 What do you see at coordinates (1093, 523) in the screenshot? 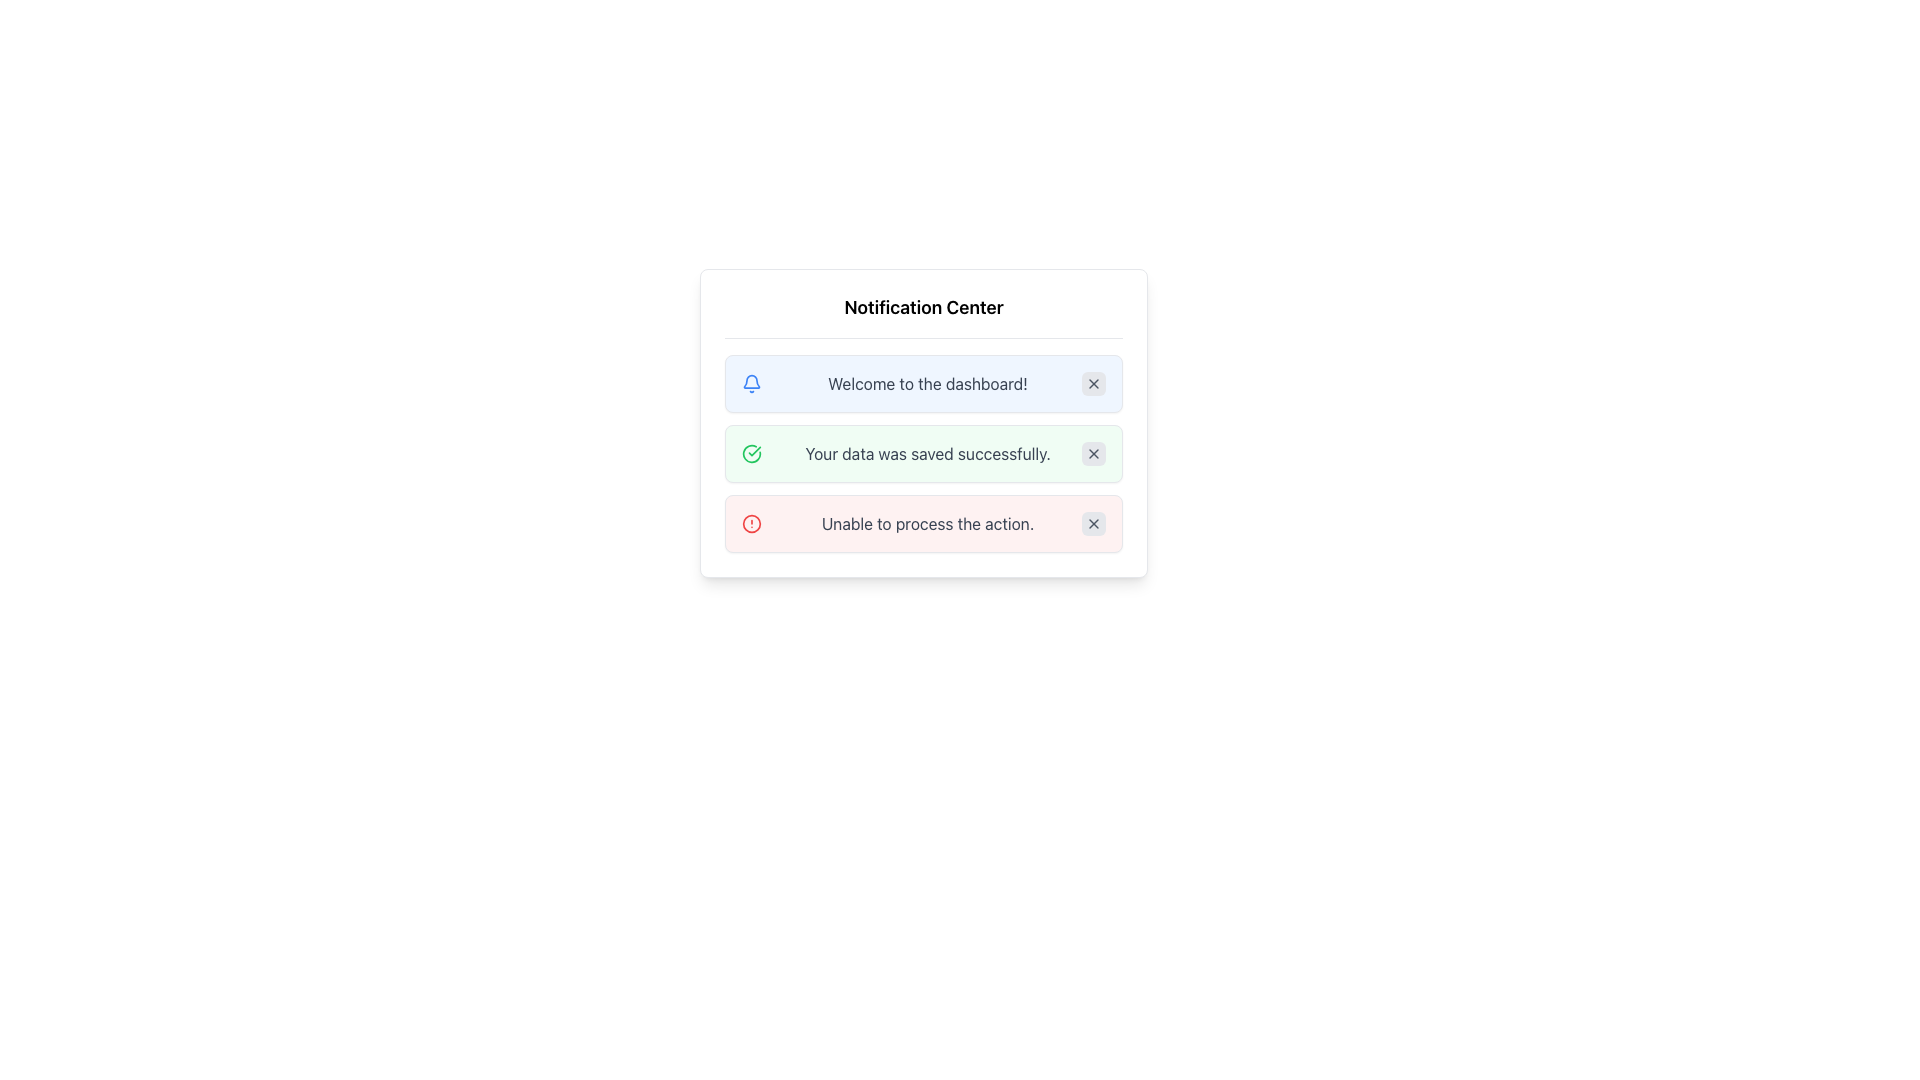
I see `the dismiss button located in the bottom right corner of the red alert box displaying the message 'Unable to process the action.'` at bounding box center [1093, 523].